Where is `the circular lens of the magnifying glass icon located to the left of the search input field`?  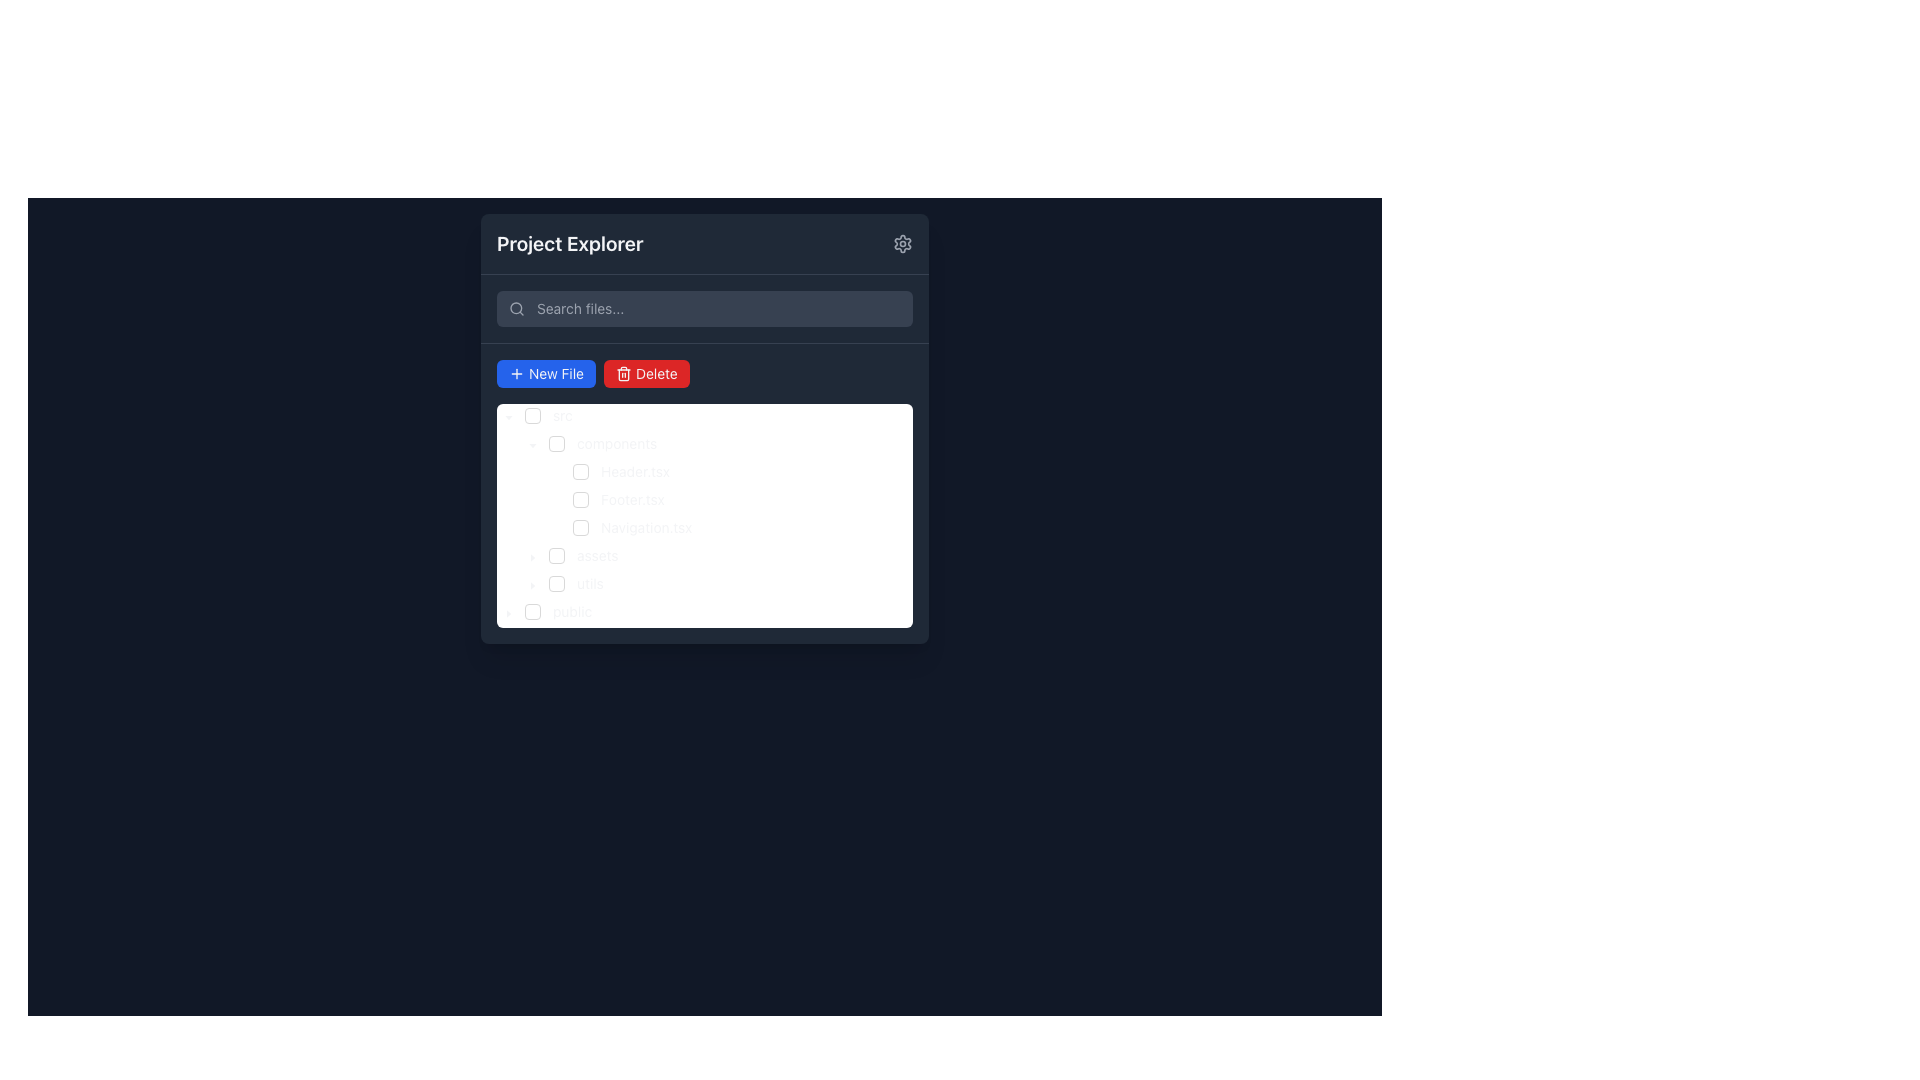 the circular lens of the magnifying glass icon located to the left of the search input field is located at coordinates (516, 308).